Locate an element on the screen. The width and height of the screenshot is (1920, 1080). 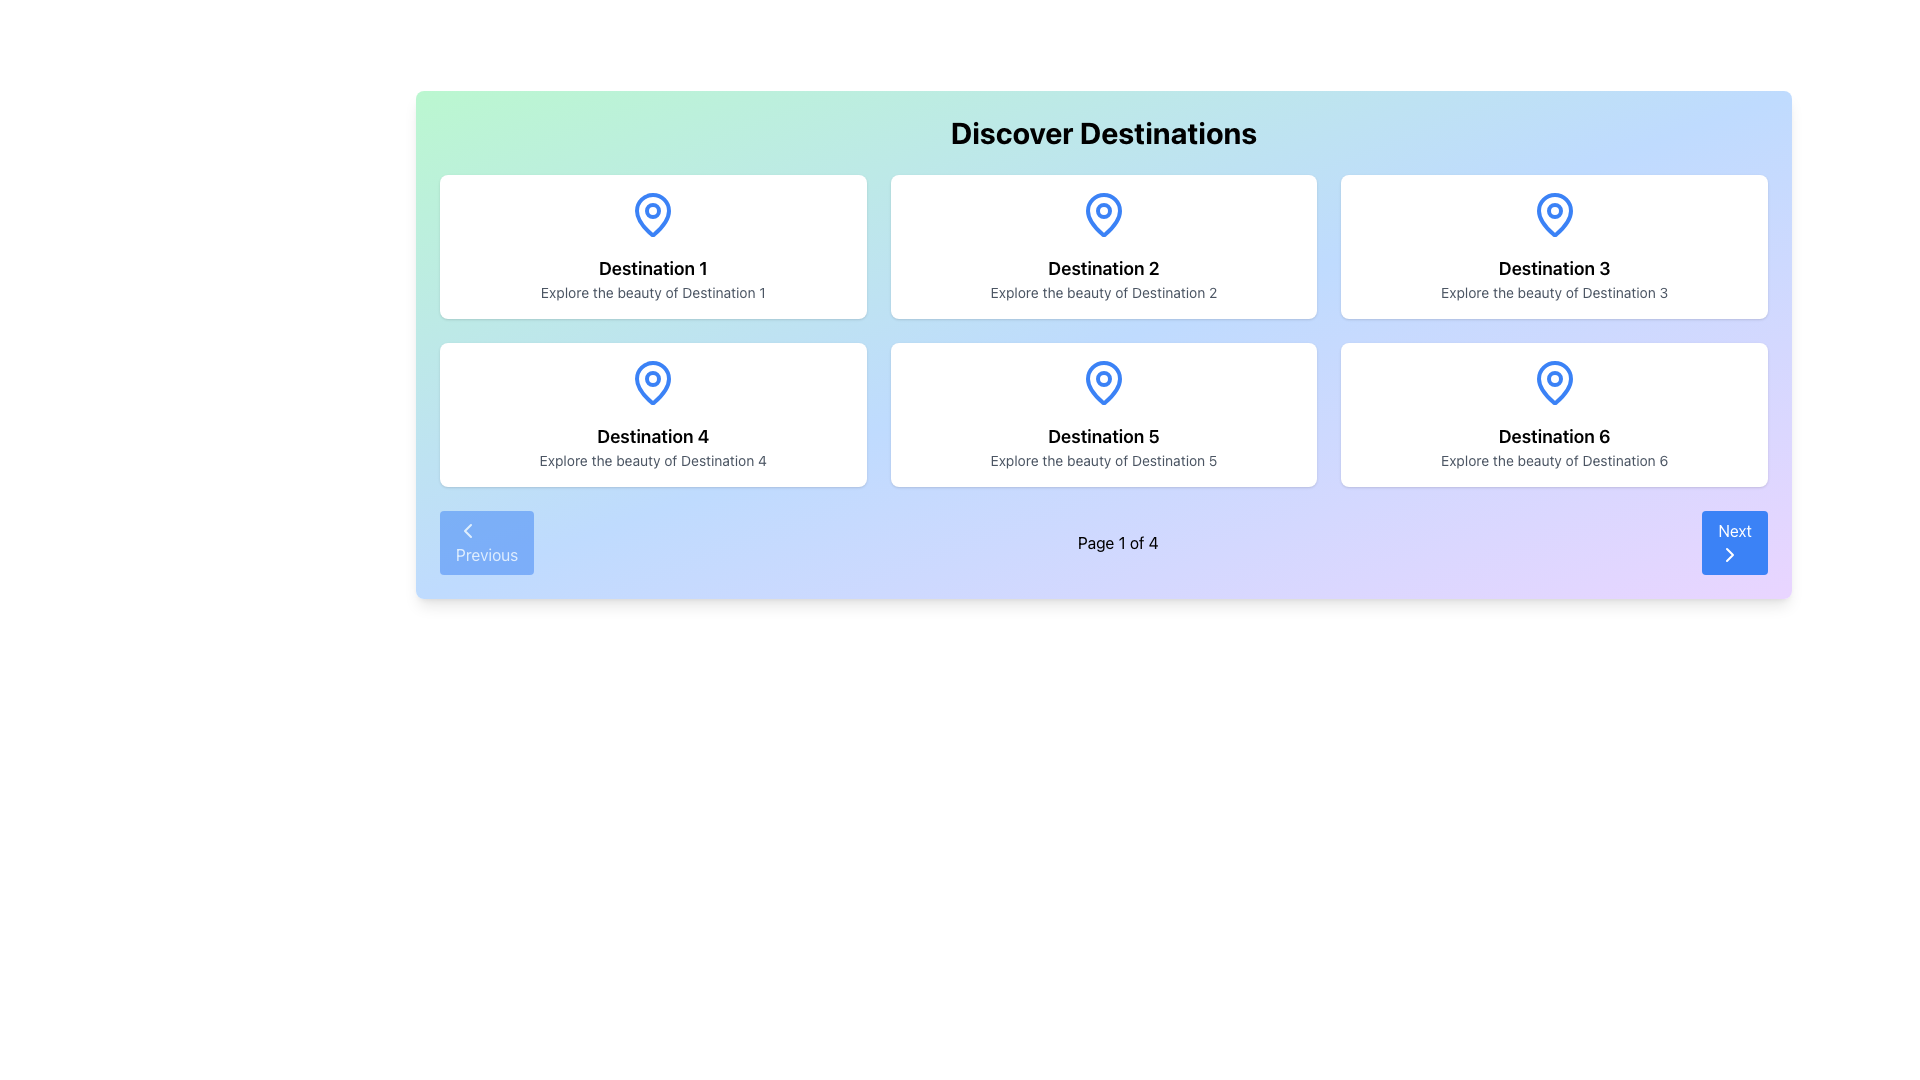
the small circular graphical shape within the SVG icon representing 'Destination 3' on the map pin is located at coordinates (1553, 211).